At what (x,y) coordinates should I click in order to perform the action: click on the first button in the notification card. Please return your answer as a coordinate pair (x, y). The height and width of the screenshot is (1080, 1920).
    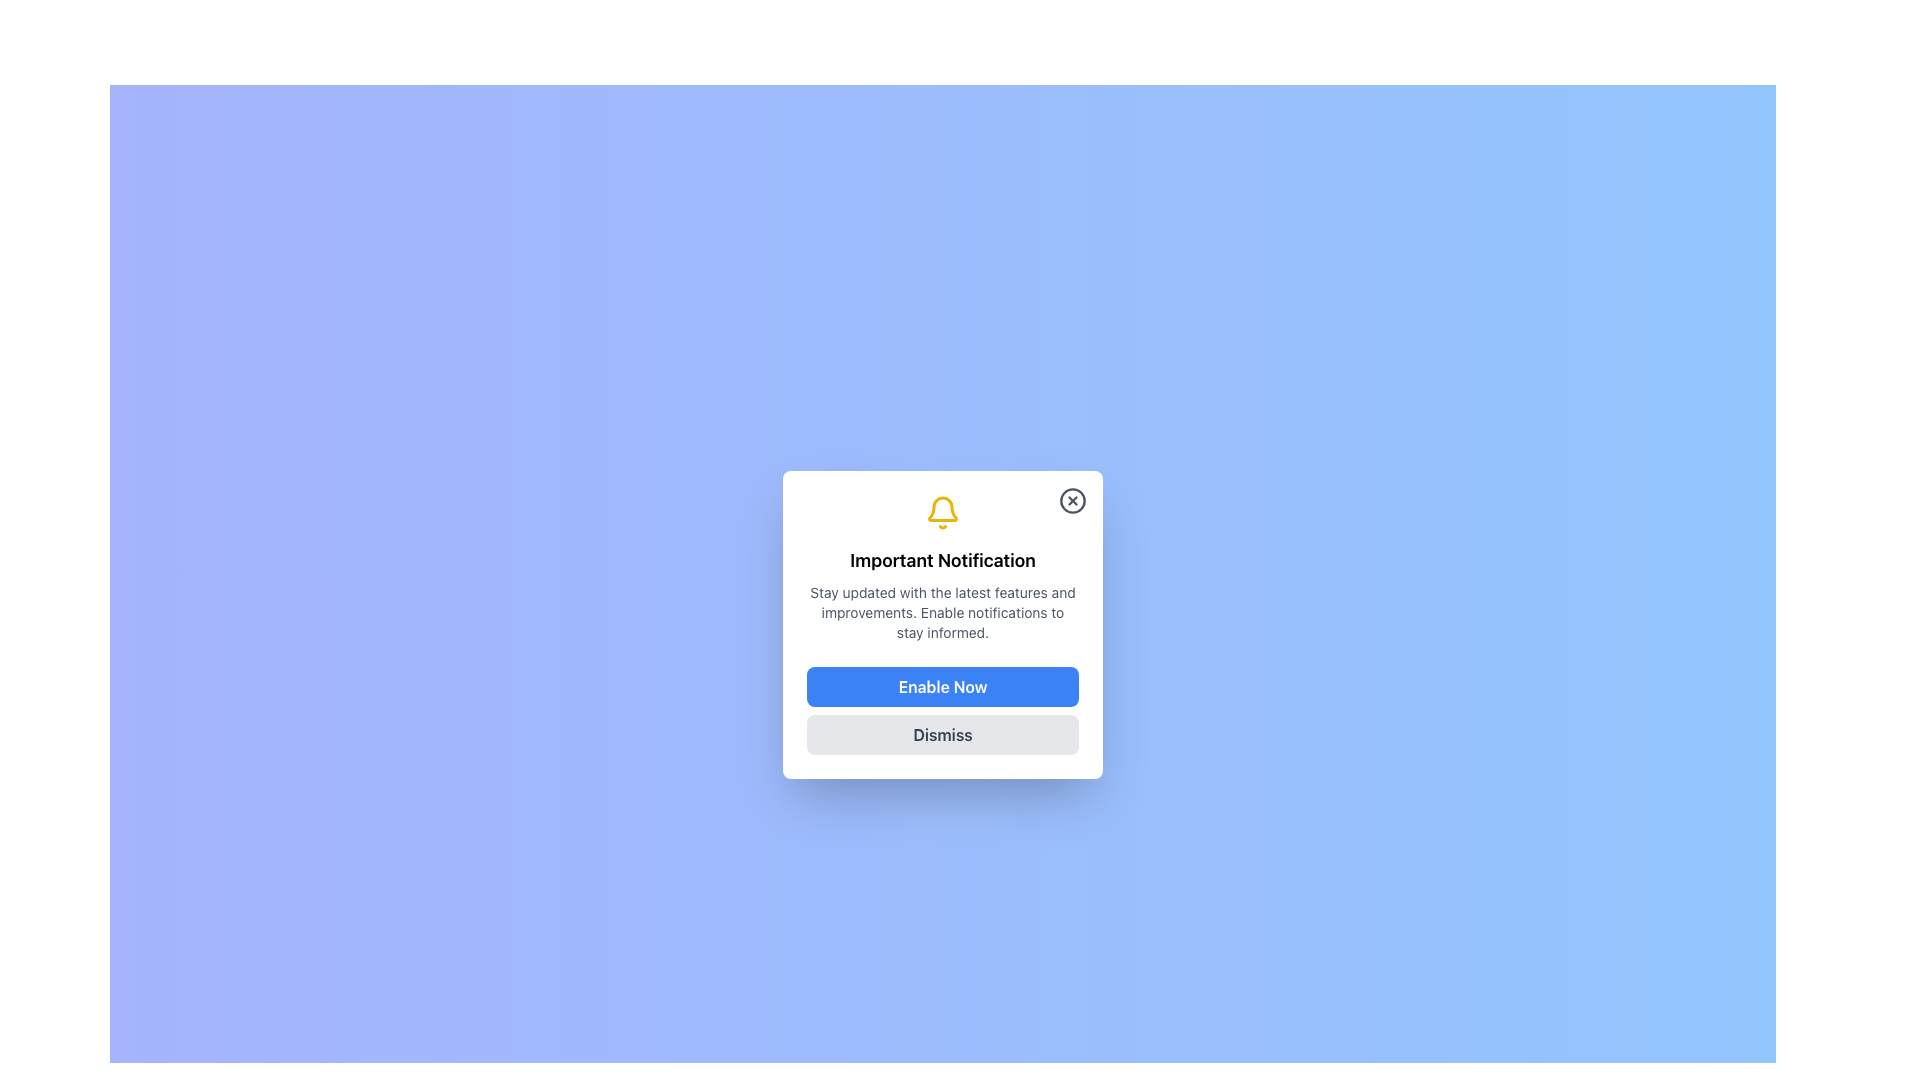
    Looking at the image, I should click on (941, 685).